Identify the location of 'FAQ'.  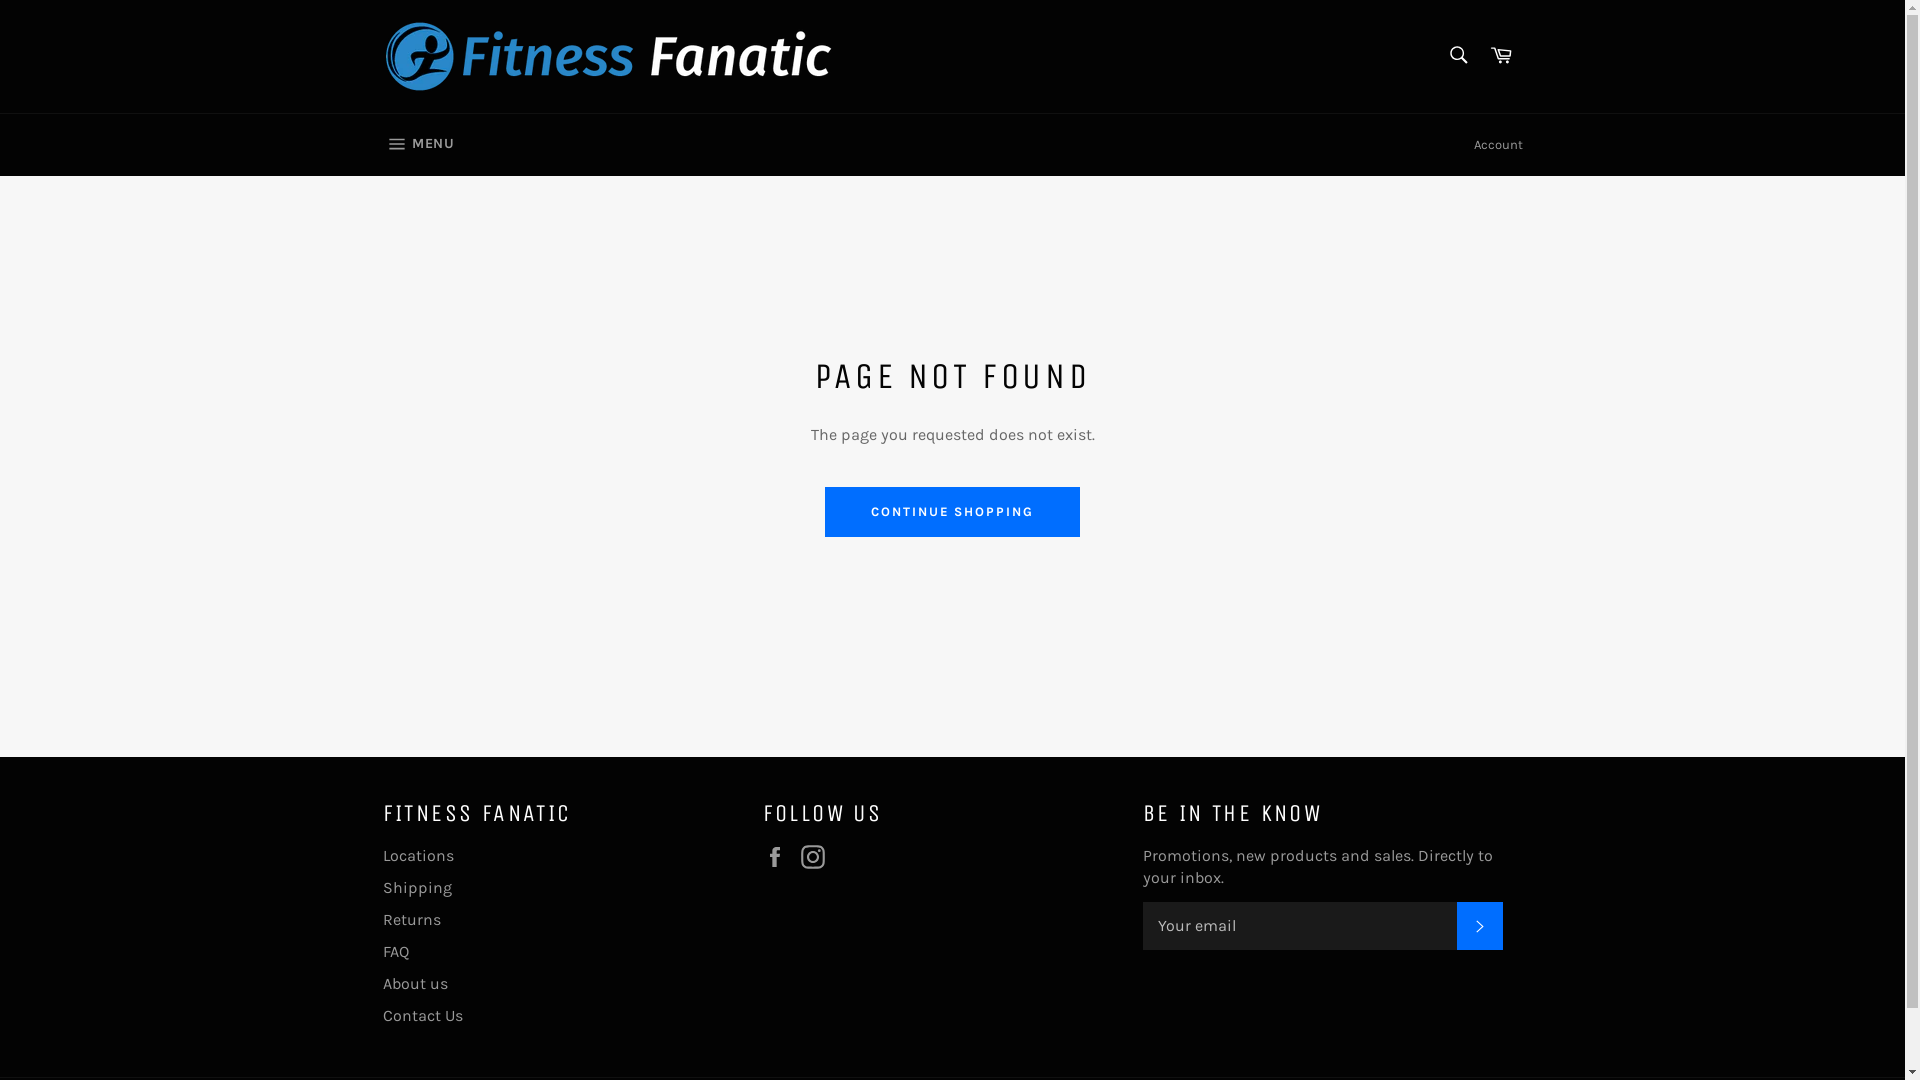
(382, 950).